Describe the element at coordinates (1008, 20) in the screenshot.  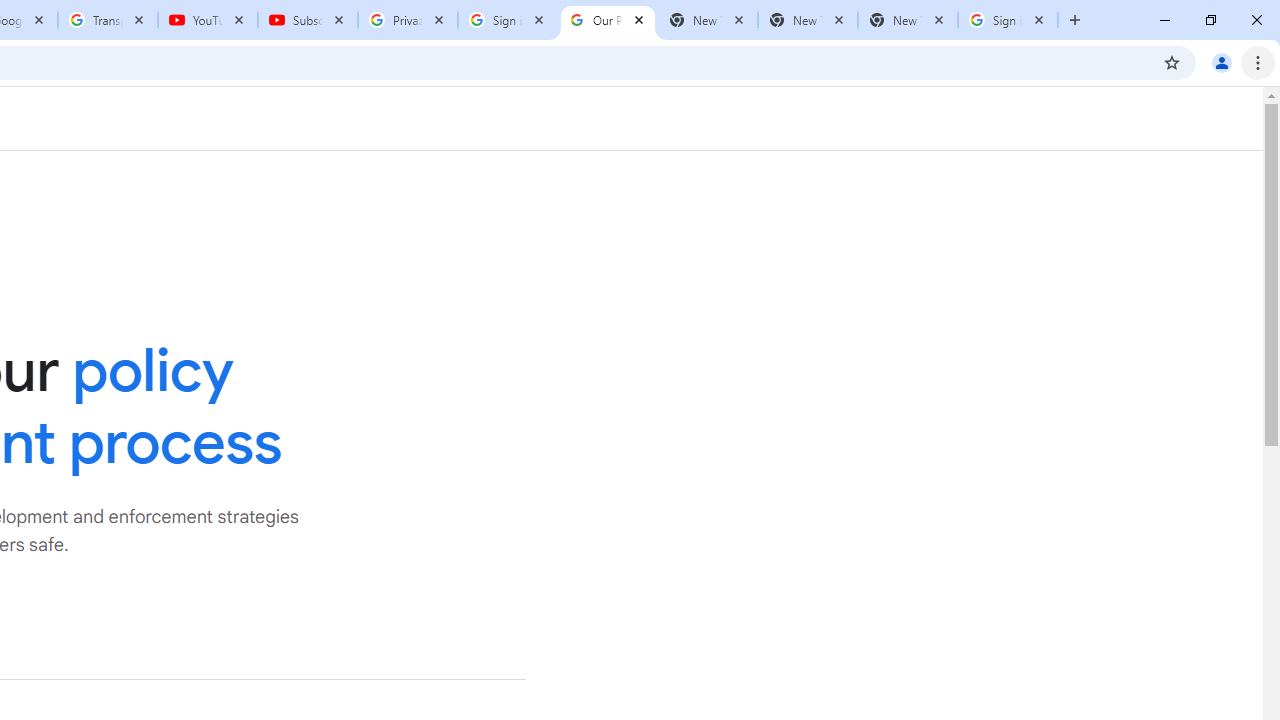
I see `'Sign in - Google Accounts'` at that location.